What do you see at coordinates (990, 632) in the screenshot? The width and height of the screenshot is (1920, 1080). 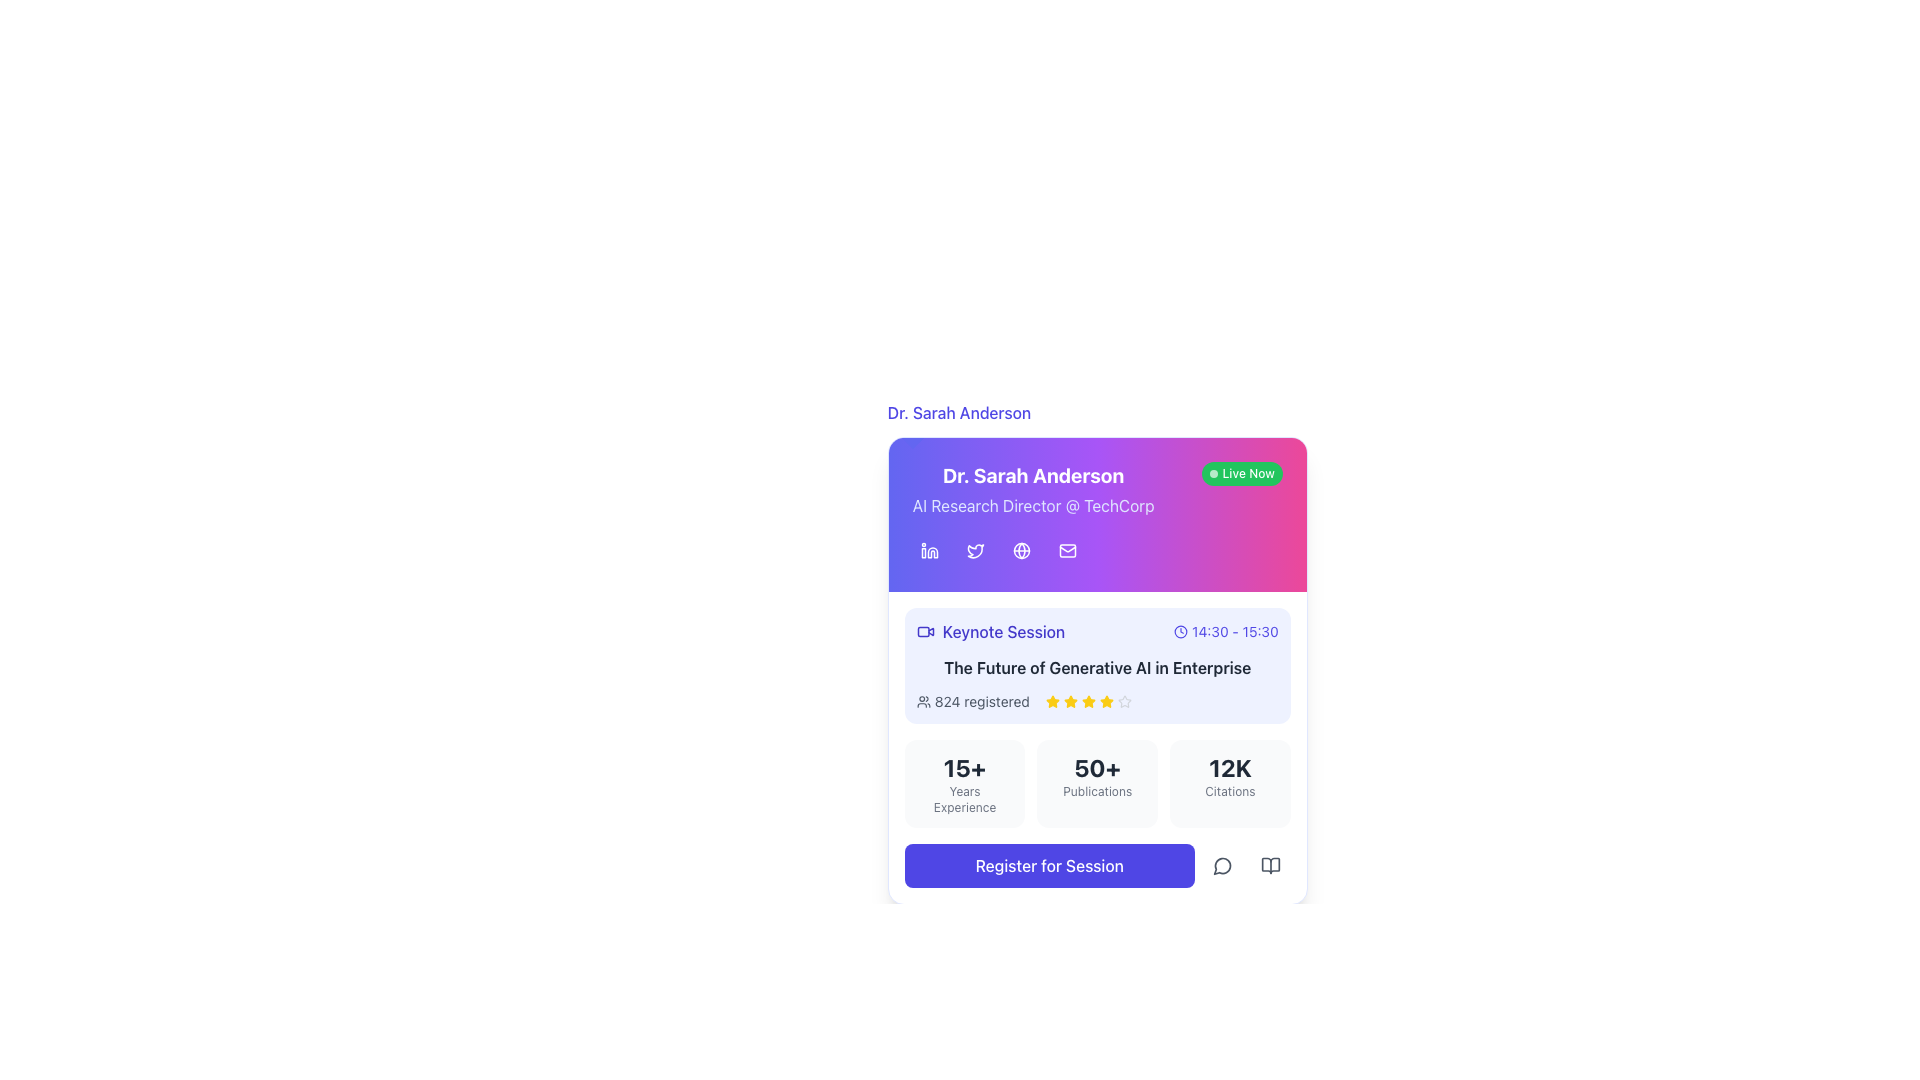 I see `the 'Keynote Session' label with icon located at the top left corner of the informational panel about the presentation` at bounding box center [990, 632].